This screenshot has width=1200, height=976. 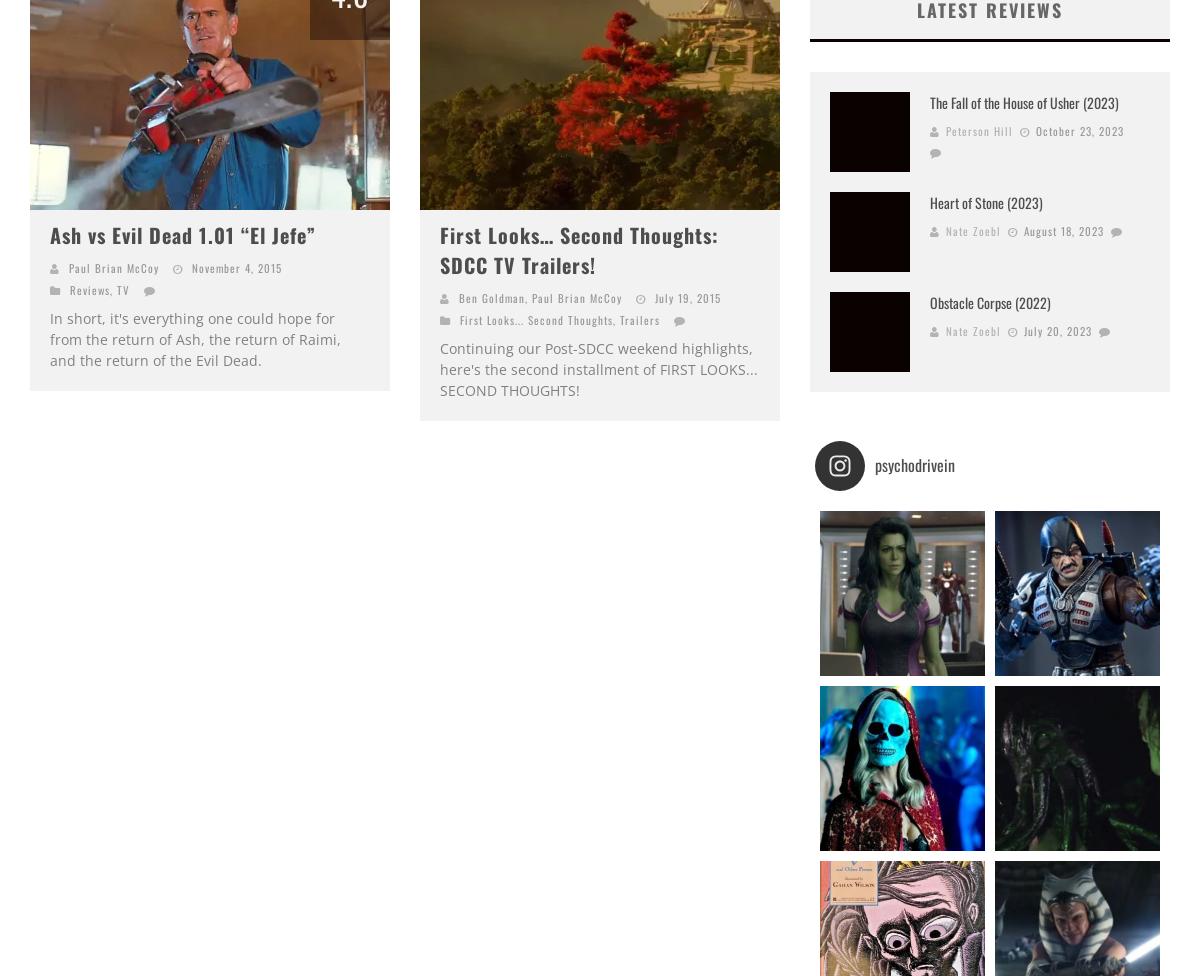 I want to click on 'July 20, 2023', so click(x=1057, y=329).